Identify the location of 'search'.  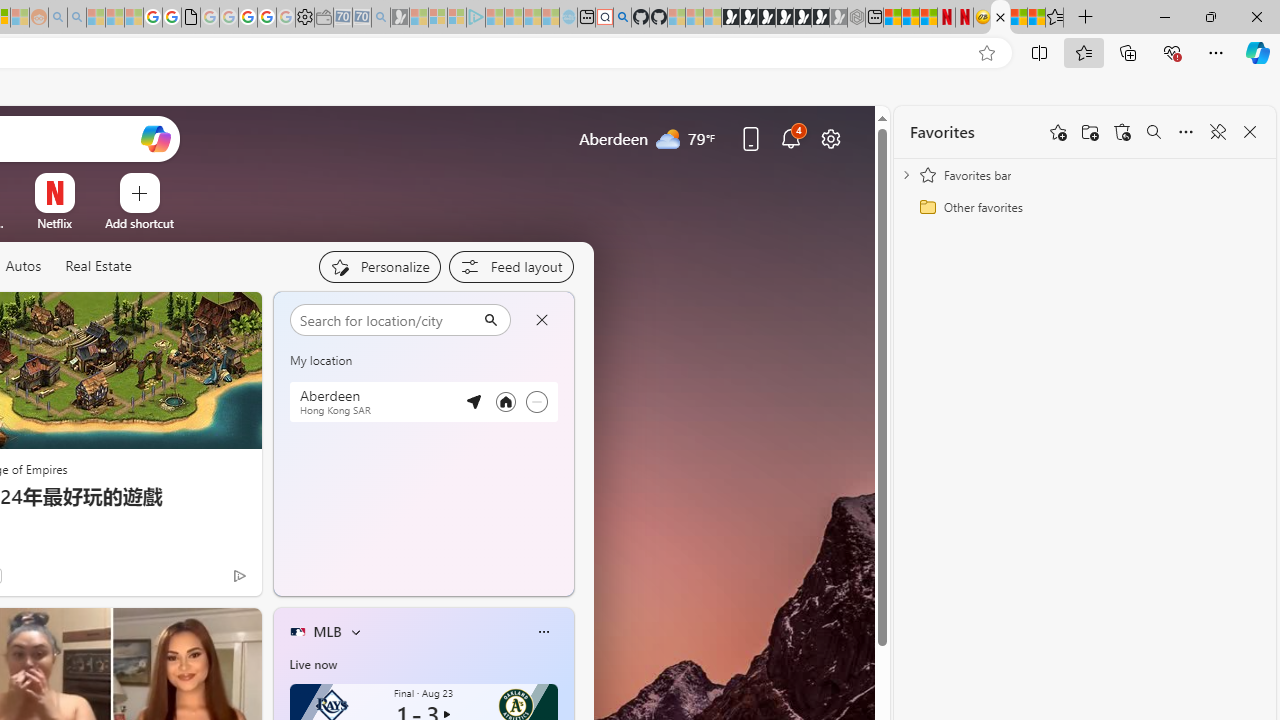
(386, 318).